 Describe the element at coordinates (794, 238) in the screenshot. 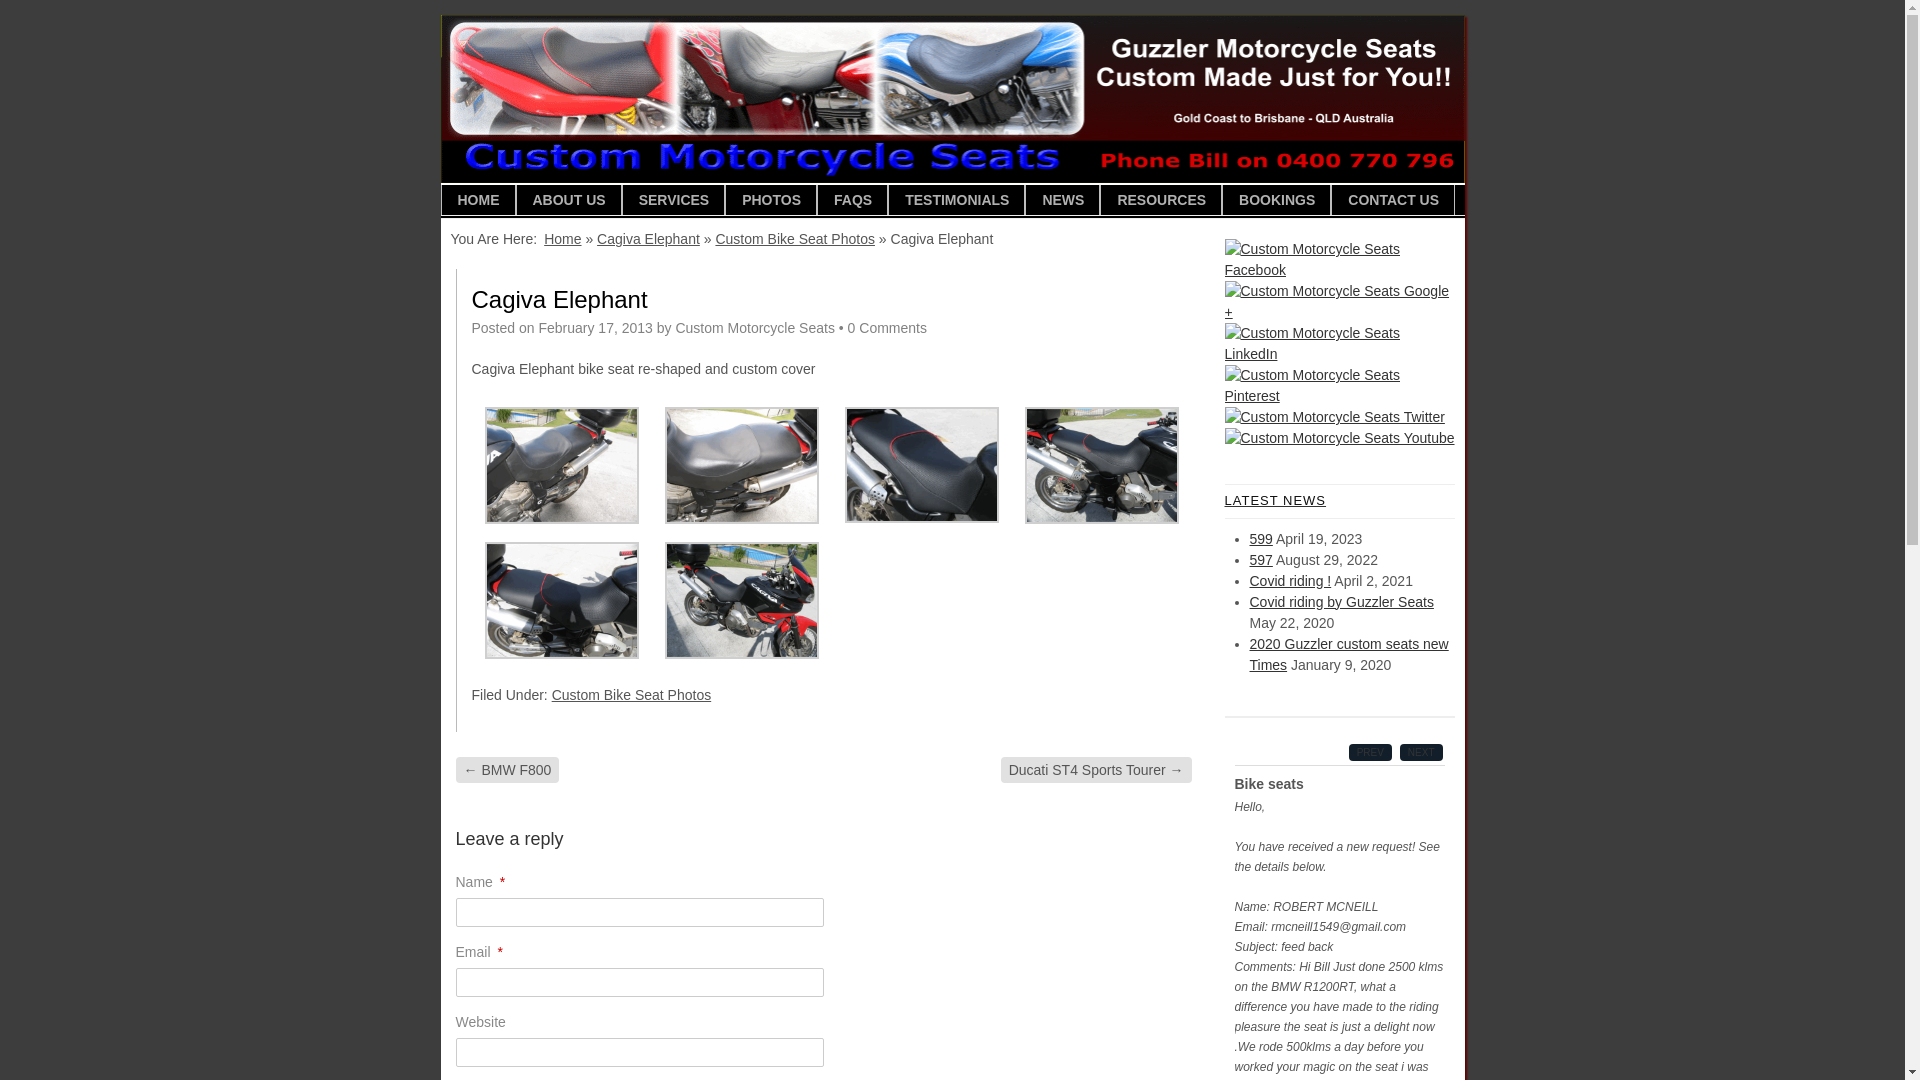

I see `'Custom Bike Seat Photos'` at that location.